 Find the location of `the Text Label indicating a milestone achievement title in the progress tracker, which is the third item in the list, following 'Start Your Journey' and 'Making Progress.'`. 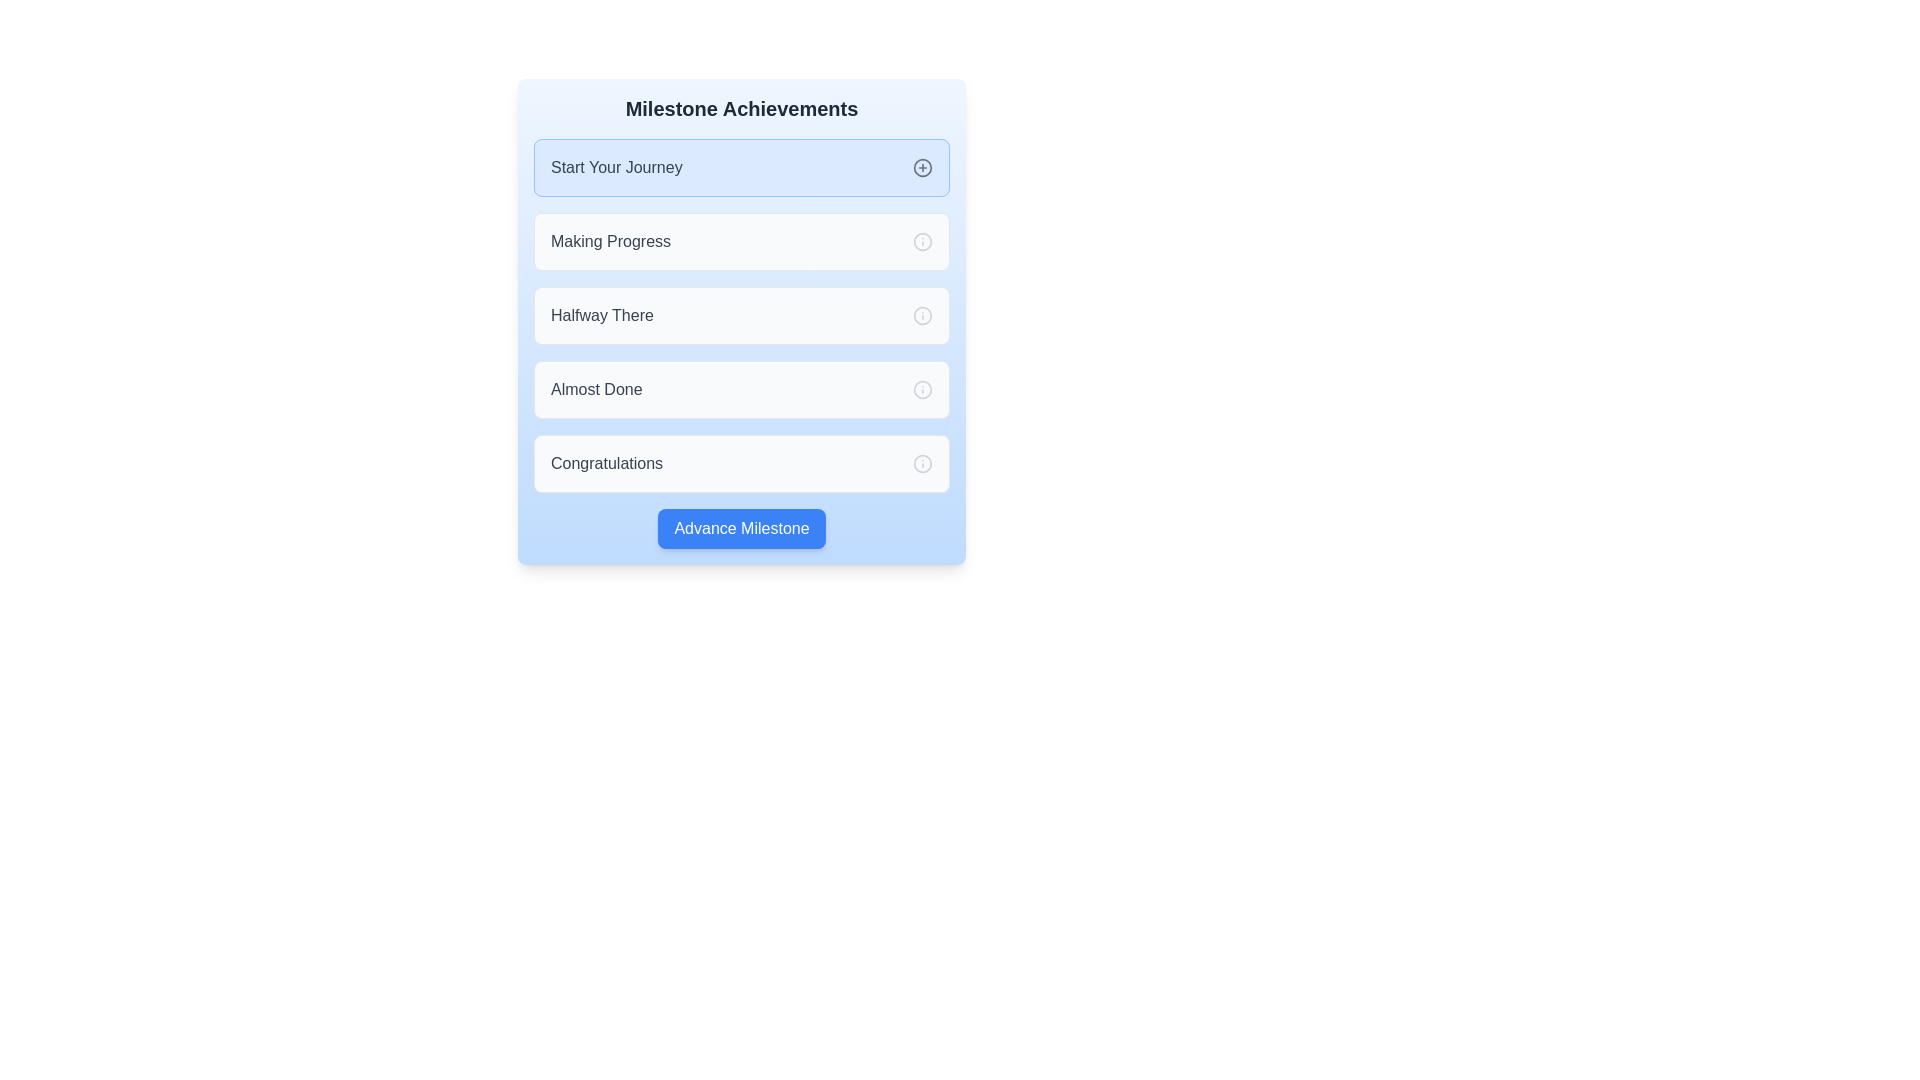

the Text Label indicating a milestone achievement title in the progress tracker, which is the third item in the list, following 'Start Your Journey' and 'Making Progress.' is located at coordinates (601, 315).